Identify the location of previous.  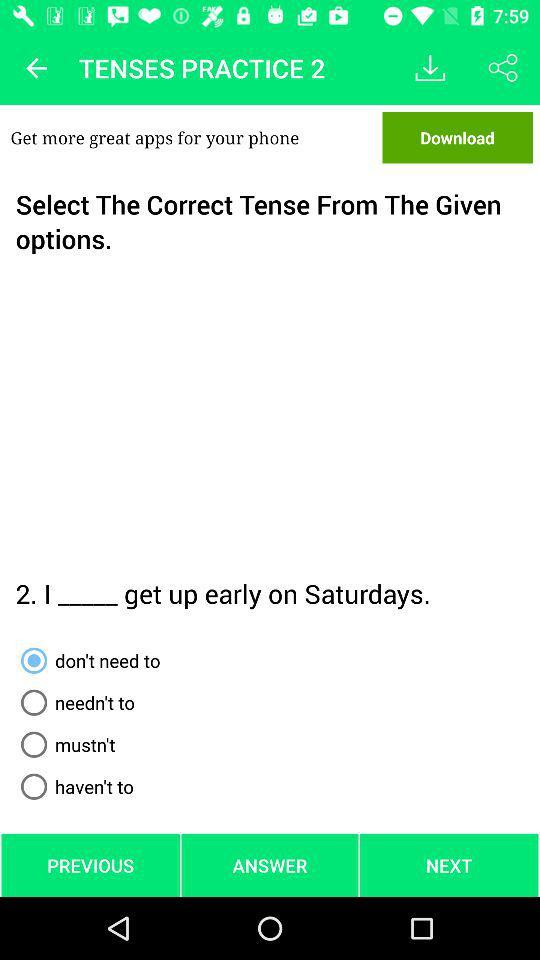
(36, 68).